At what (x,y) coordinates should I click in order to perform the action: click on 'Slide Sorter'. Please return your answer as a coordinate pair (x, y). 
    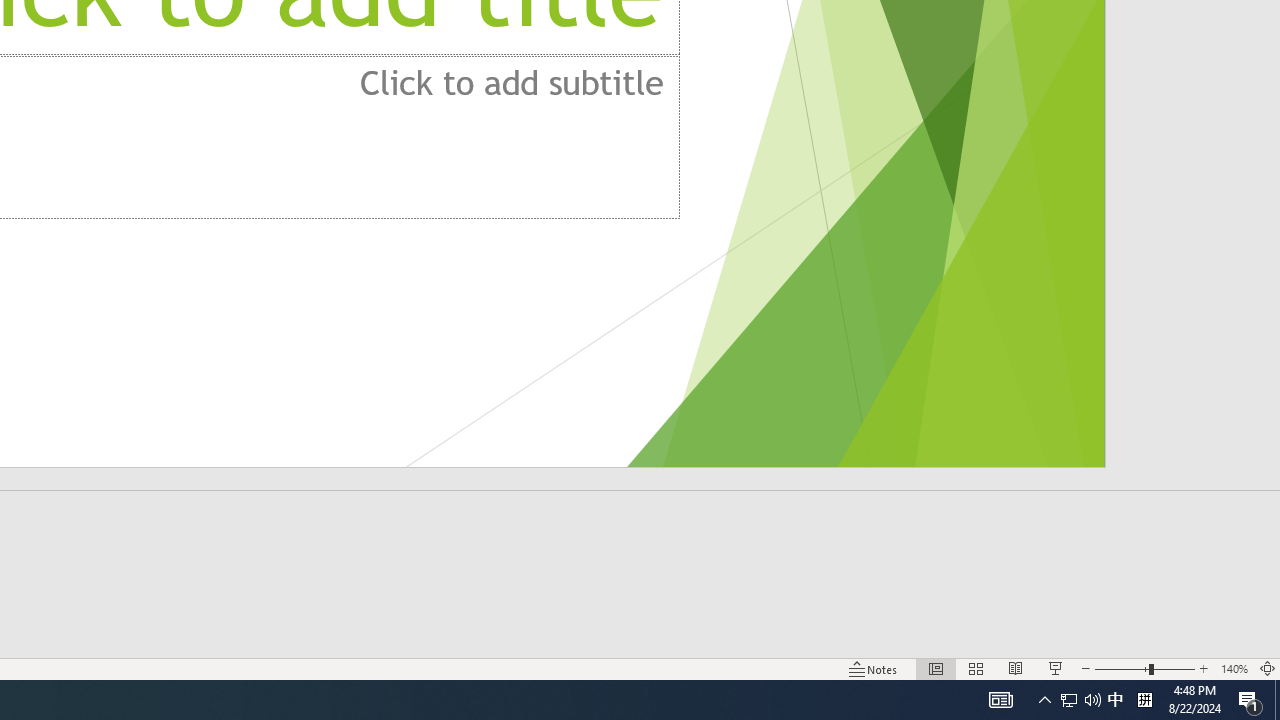
    Looking at the image, I should click on (976, 669).